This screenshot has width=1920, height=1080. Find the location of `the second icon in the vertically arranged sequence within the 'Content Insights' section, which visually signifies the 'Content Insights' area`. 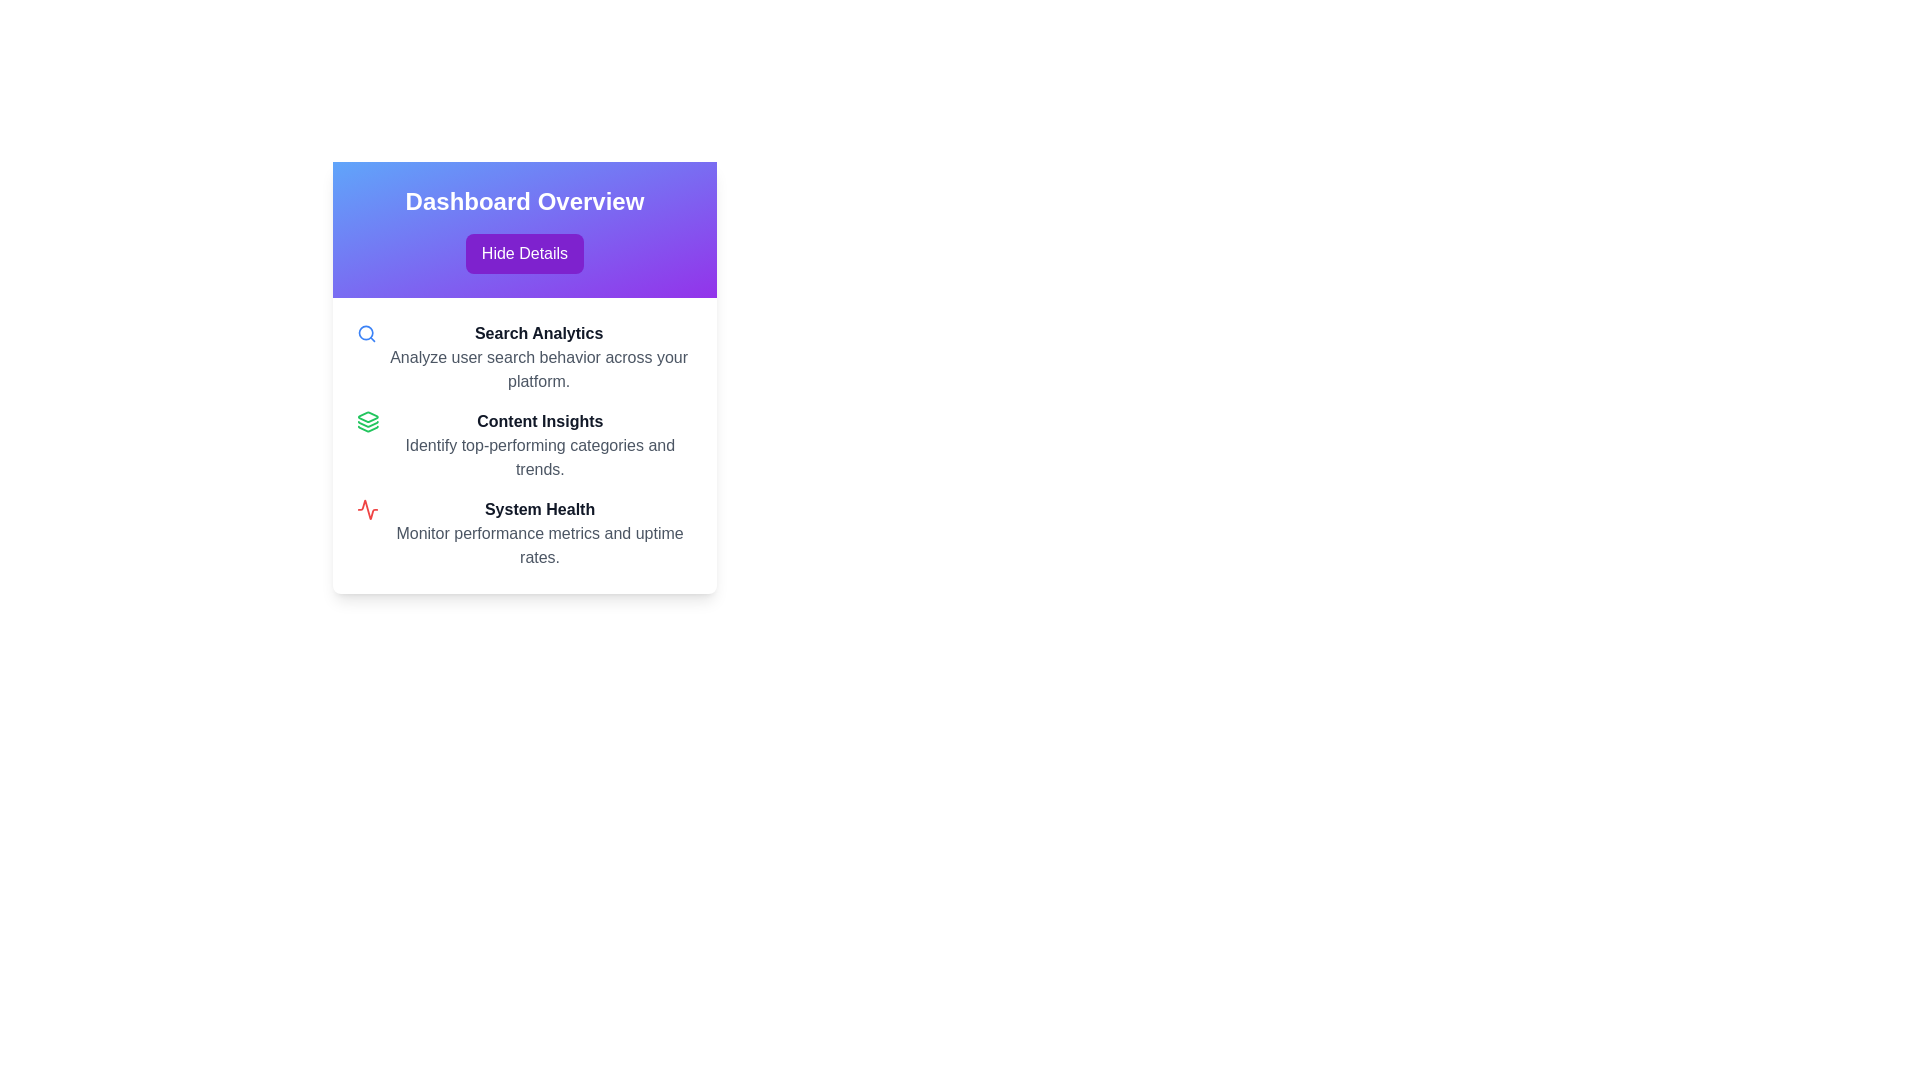

the second icon in the vertically arranged sequence within the 'Content Insights' section, which visually signifies the 'Content Insights' area is located at coordinates (368, 423).